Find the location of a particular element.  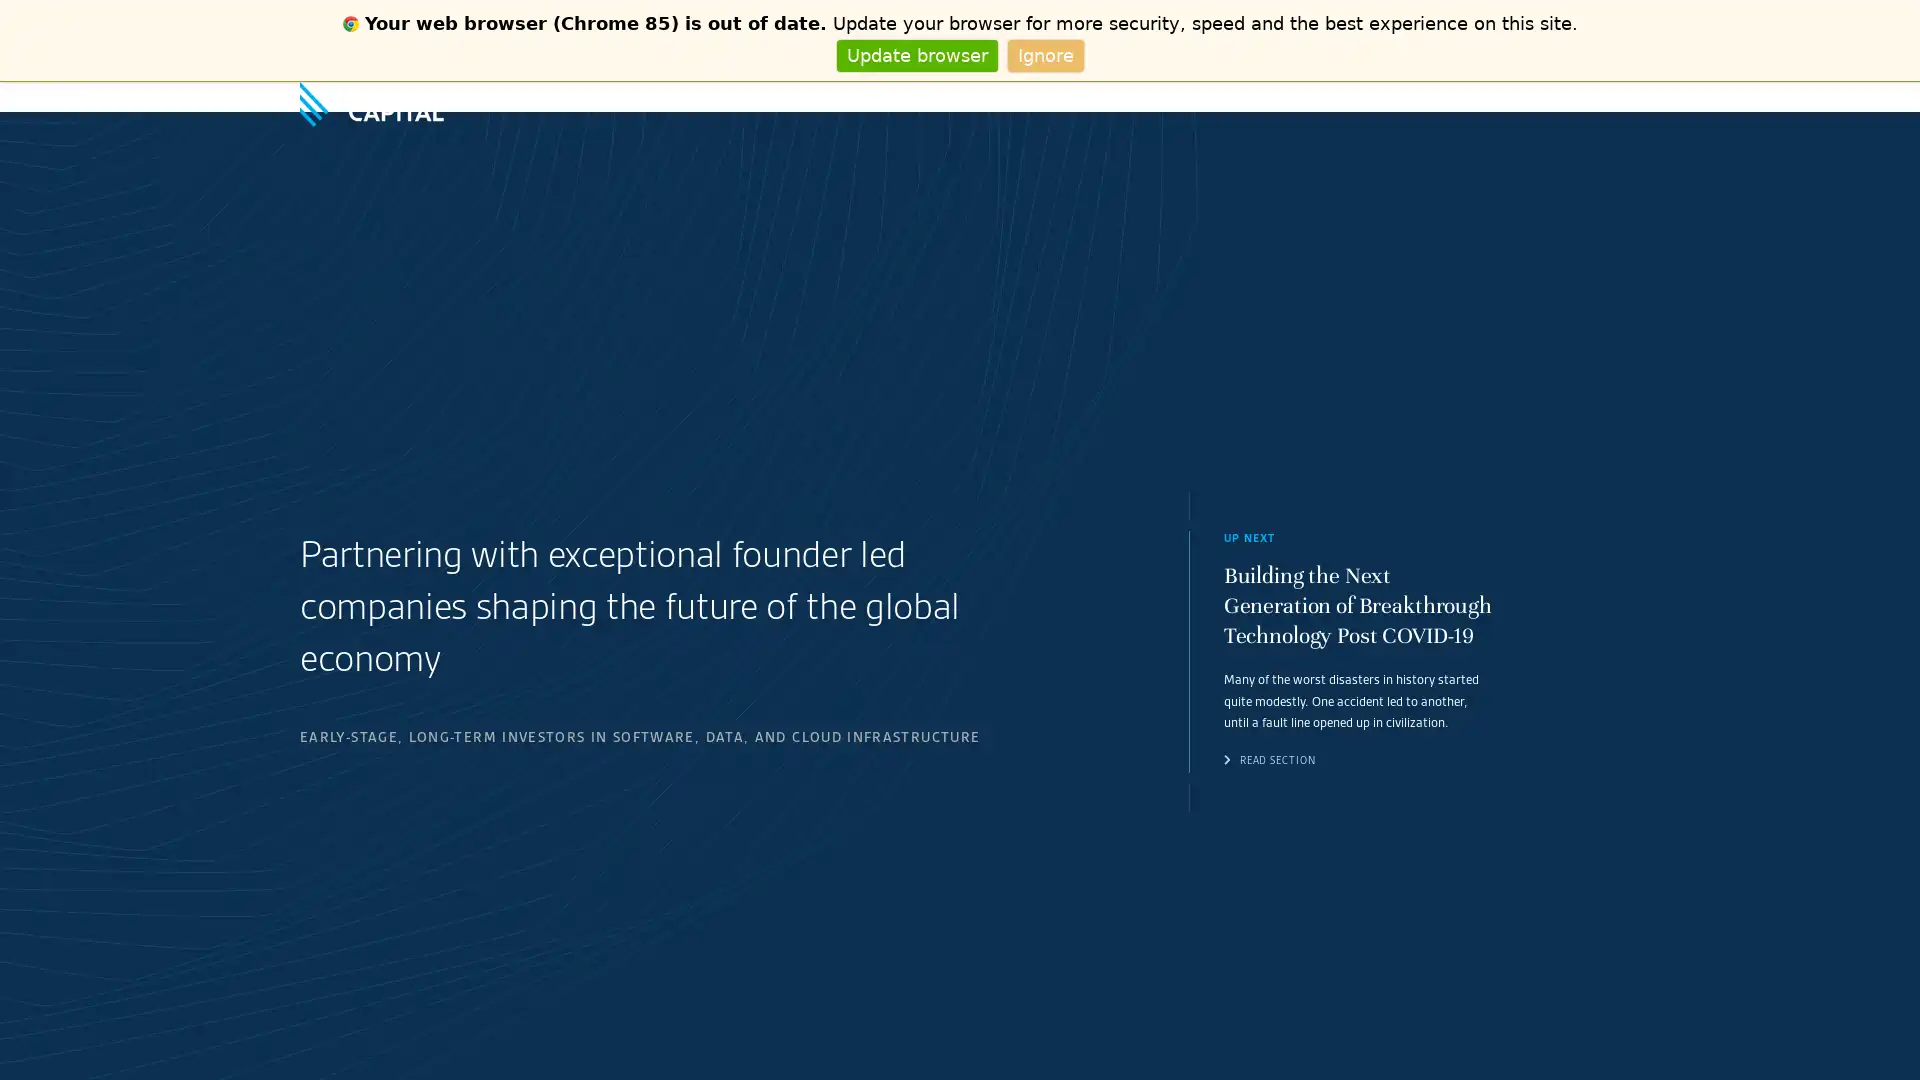

Ignore is located at coordinates (1044, 54).